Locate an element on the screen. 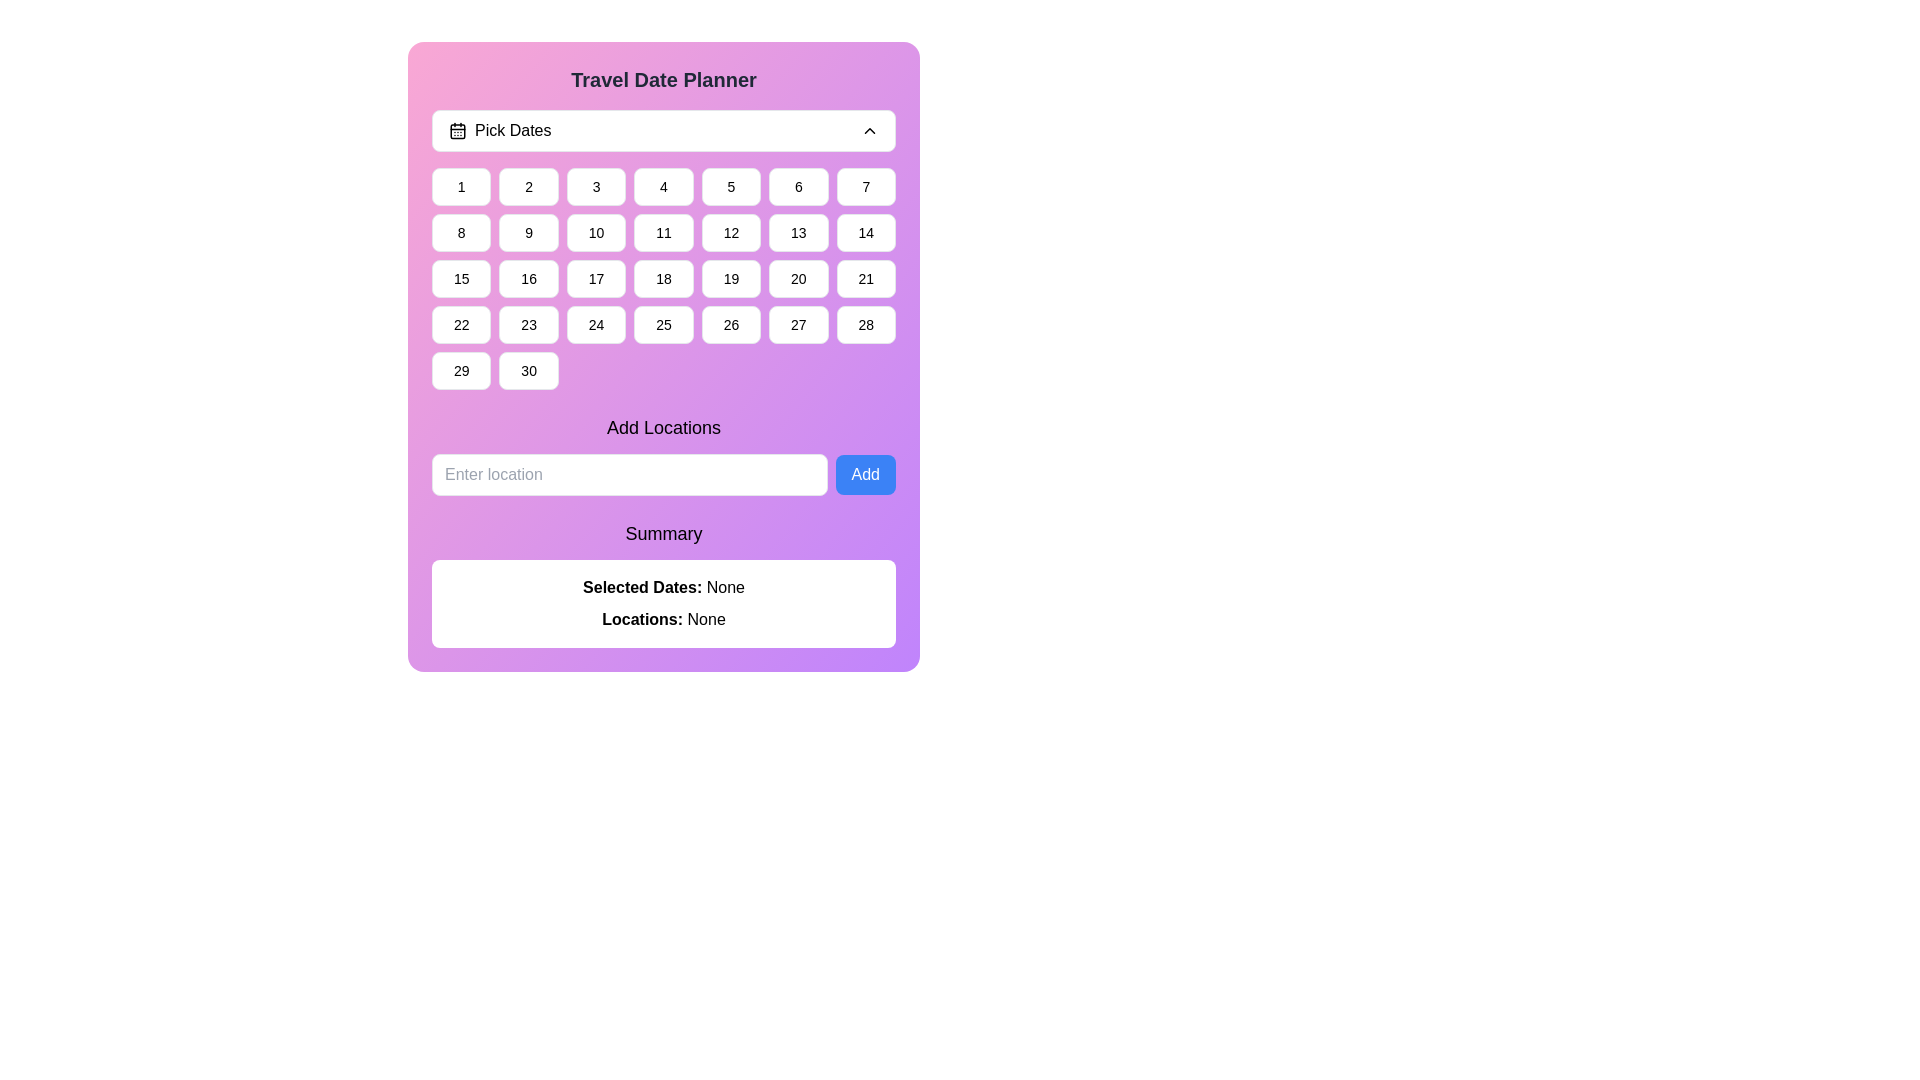  the Informational text box that displays 'Selected Dates: None' and 'Locations: None' within the 'Summary' section at the bottom of the interface is located at coordinates (663, 603).